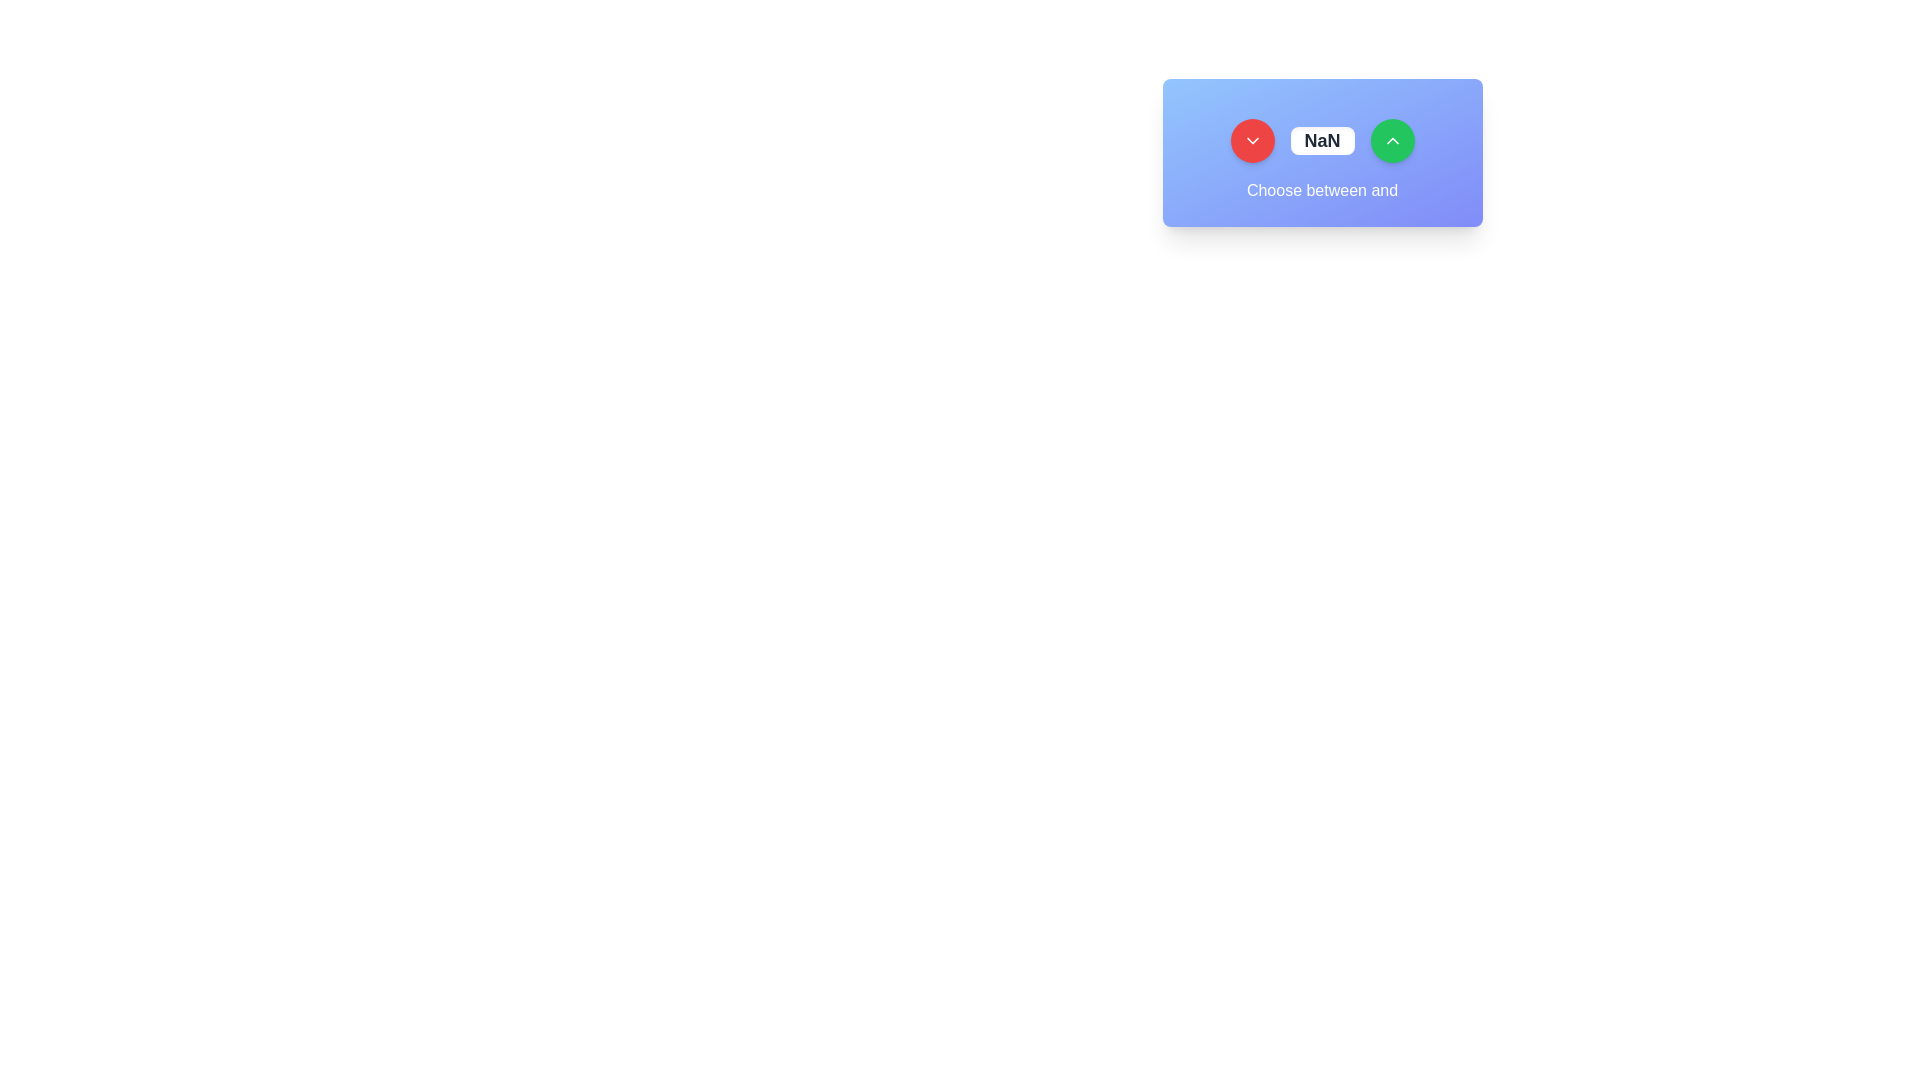 The image size is (1920, 1080). Describe the element at coordinates (1391, 140) in the screenshot. I see `the circular increment button located to the far right of a row, adjacent to the text box displaying 'NaN'` at that location.